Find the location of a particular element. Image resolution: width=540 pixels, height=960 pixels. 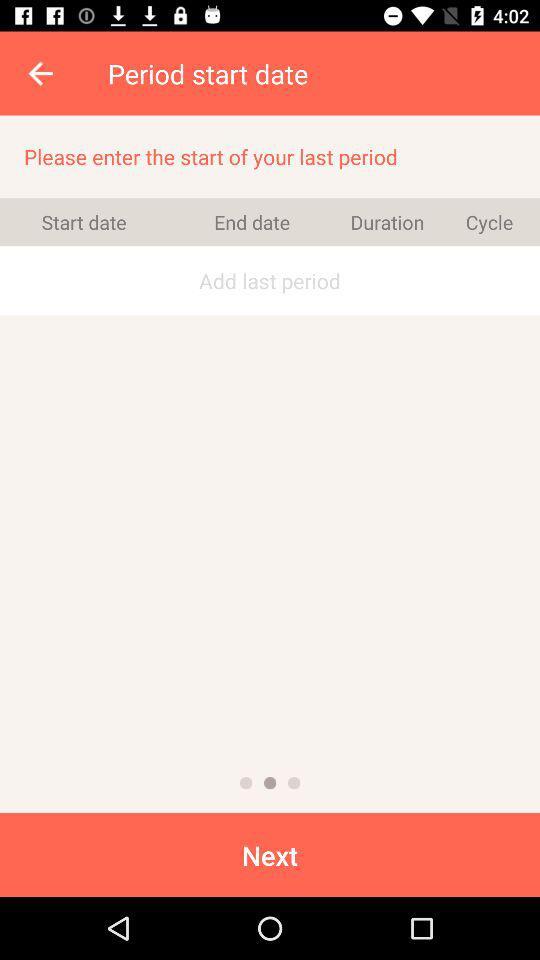

previous is located at coordinates (246, 783).